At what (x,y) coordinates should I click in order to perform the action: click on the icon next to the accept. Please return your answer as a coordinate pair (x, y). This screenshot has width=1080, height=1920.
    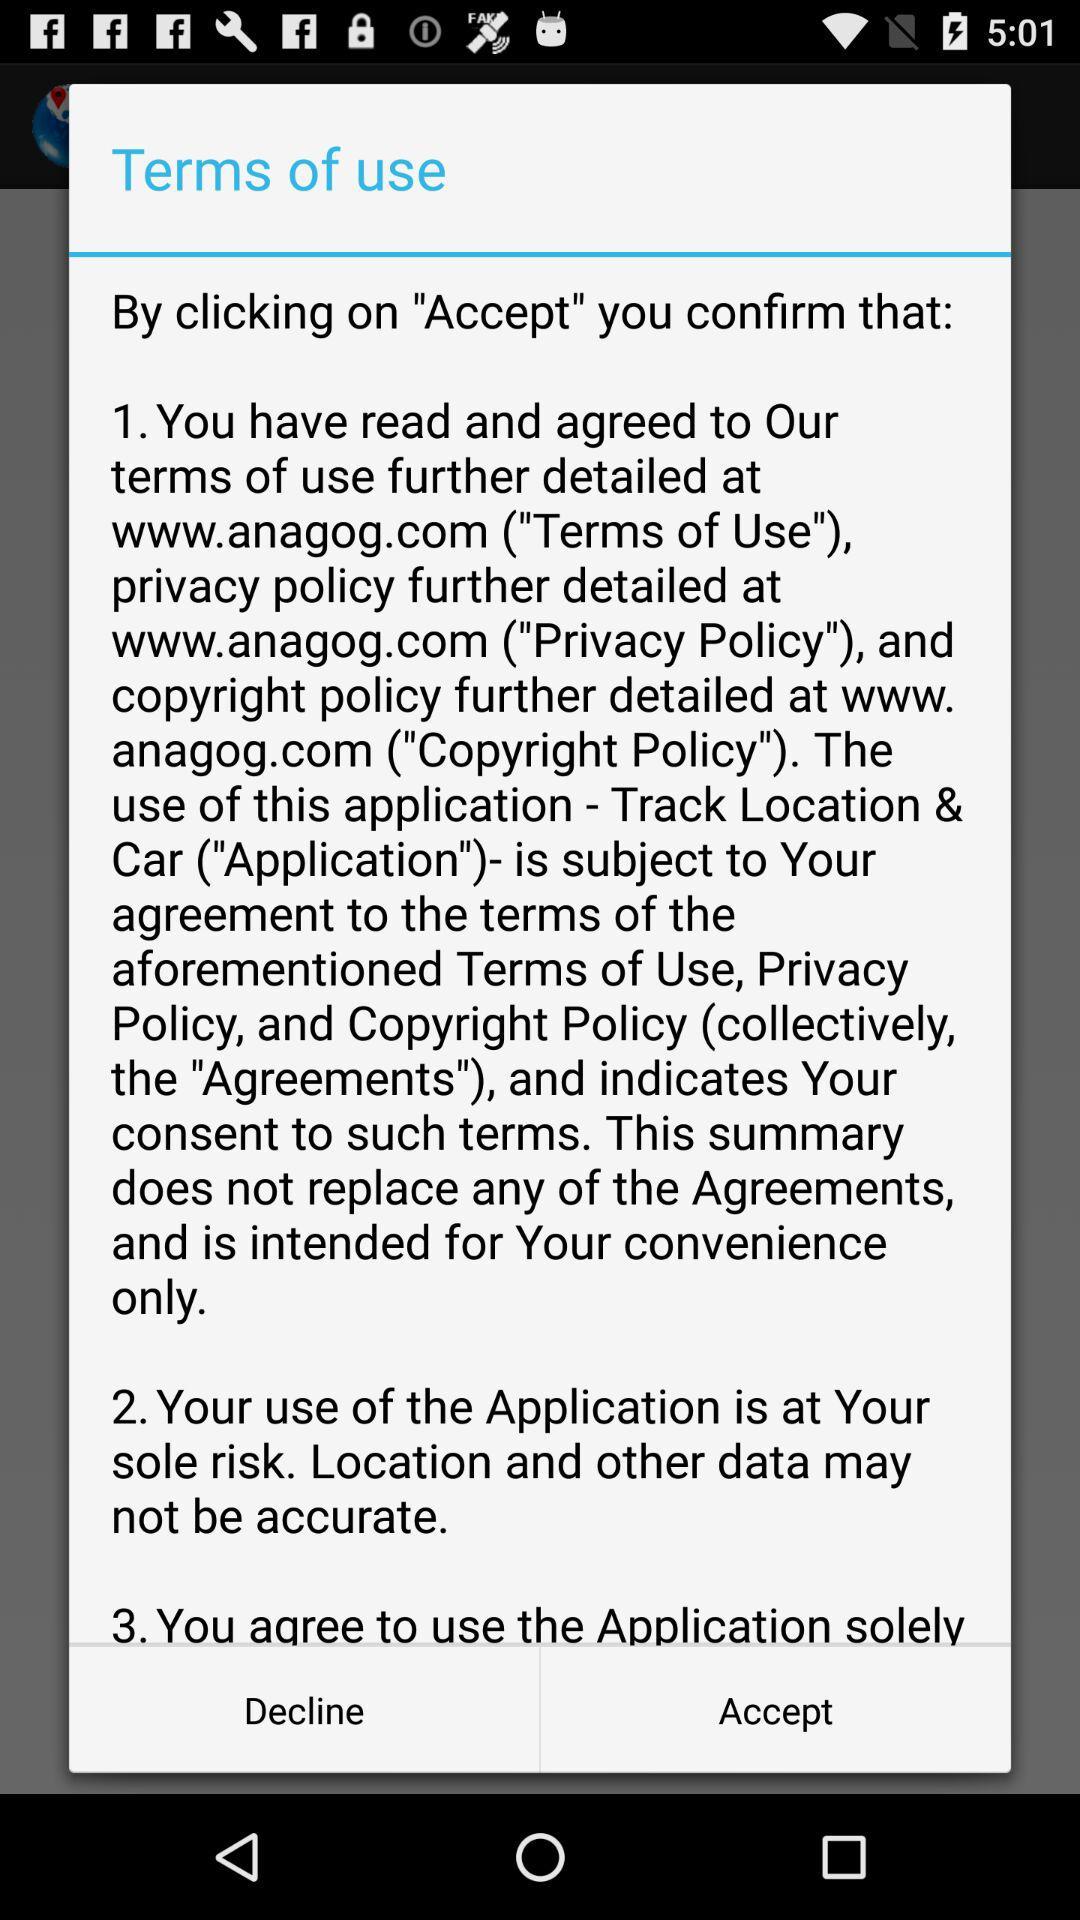
    Looking at the image, I should click on (304, 1708).